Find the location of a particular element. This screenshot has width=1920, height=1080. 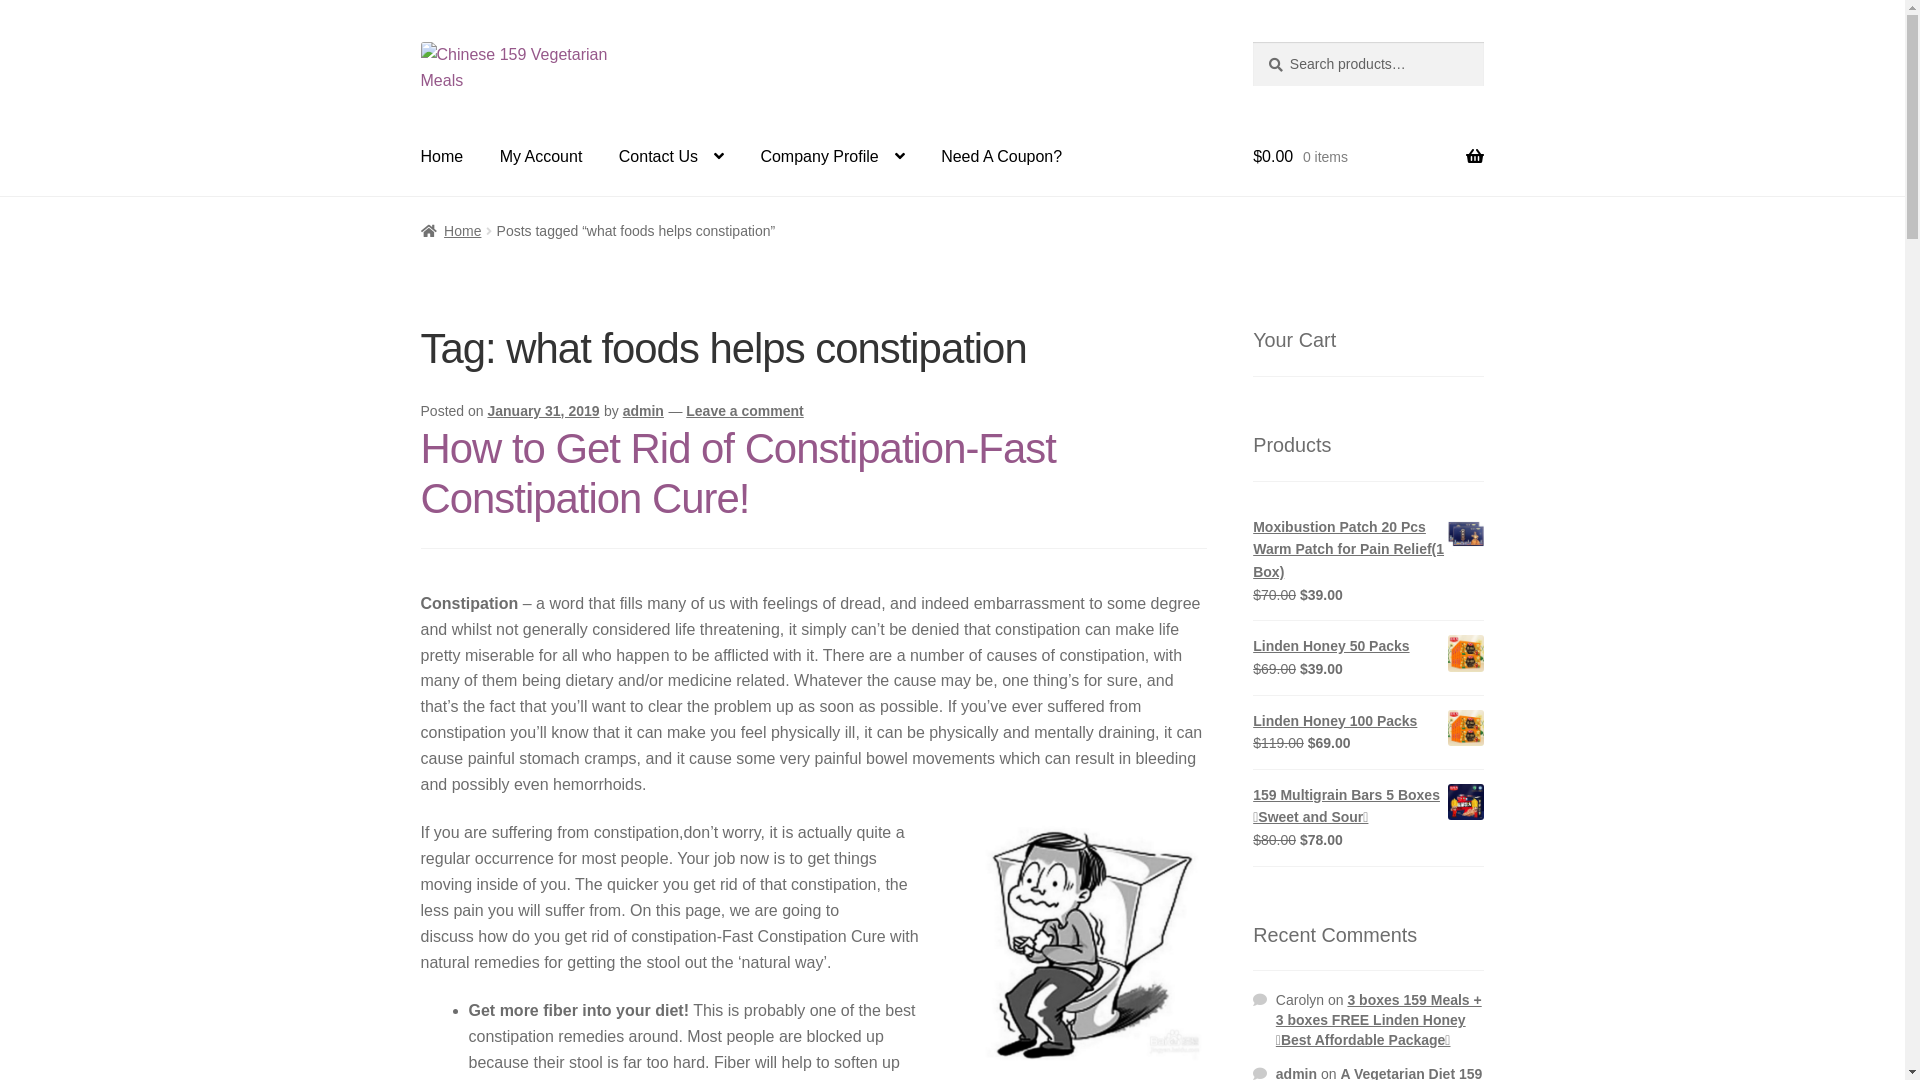

'$0.00 0 items' is located at coordinates (1367, 156).